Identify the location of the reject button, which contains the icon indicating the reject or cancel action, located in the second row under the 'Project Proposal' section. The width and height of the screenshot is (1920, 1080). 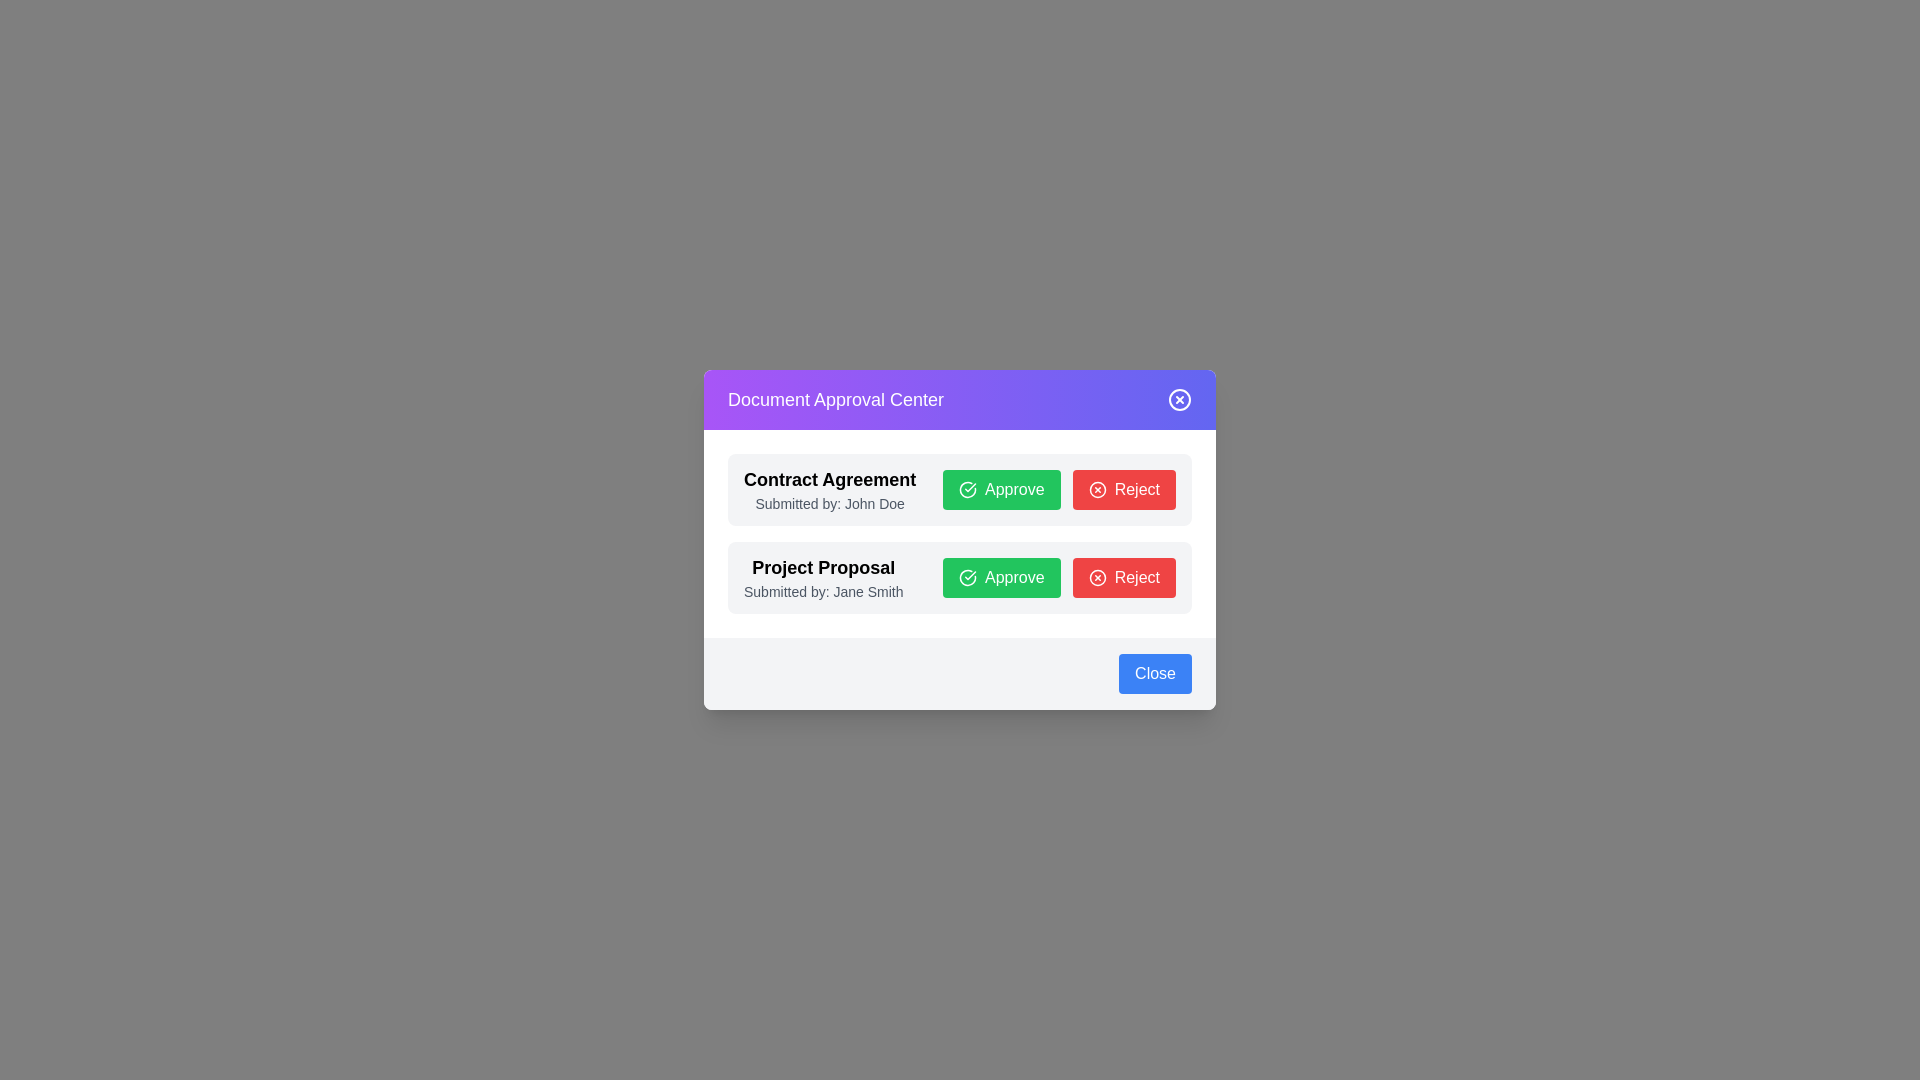
(1096, 578).